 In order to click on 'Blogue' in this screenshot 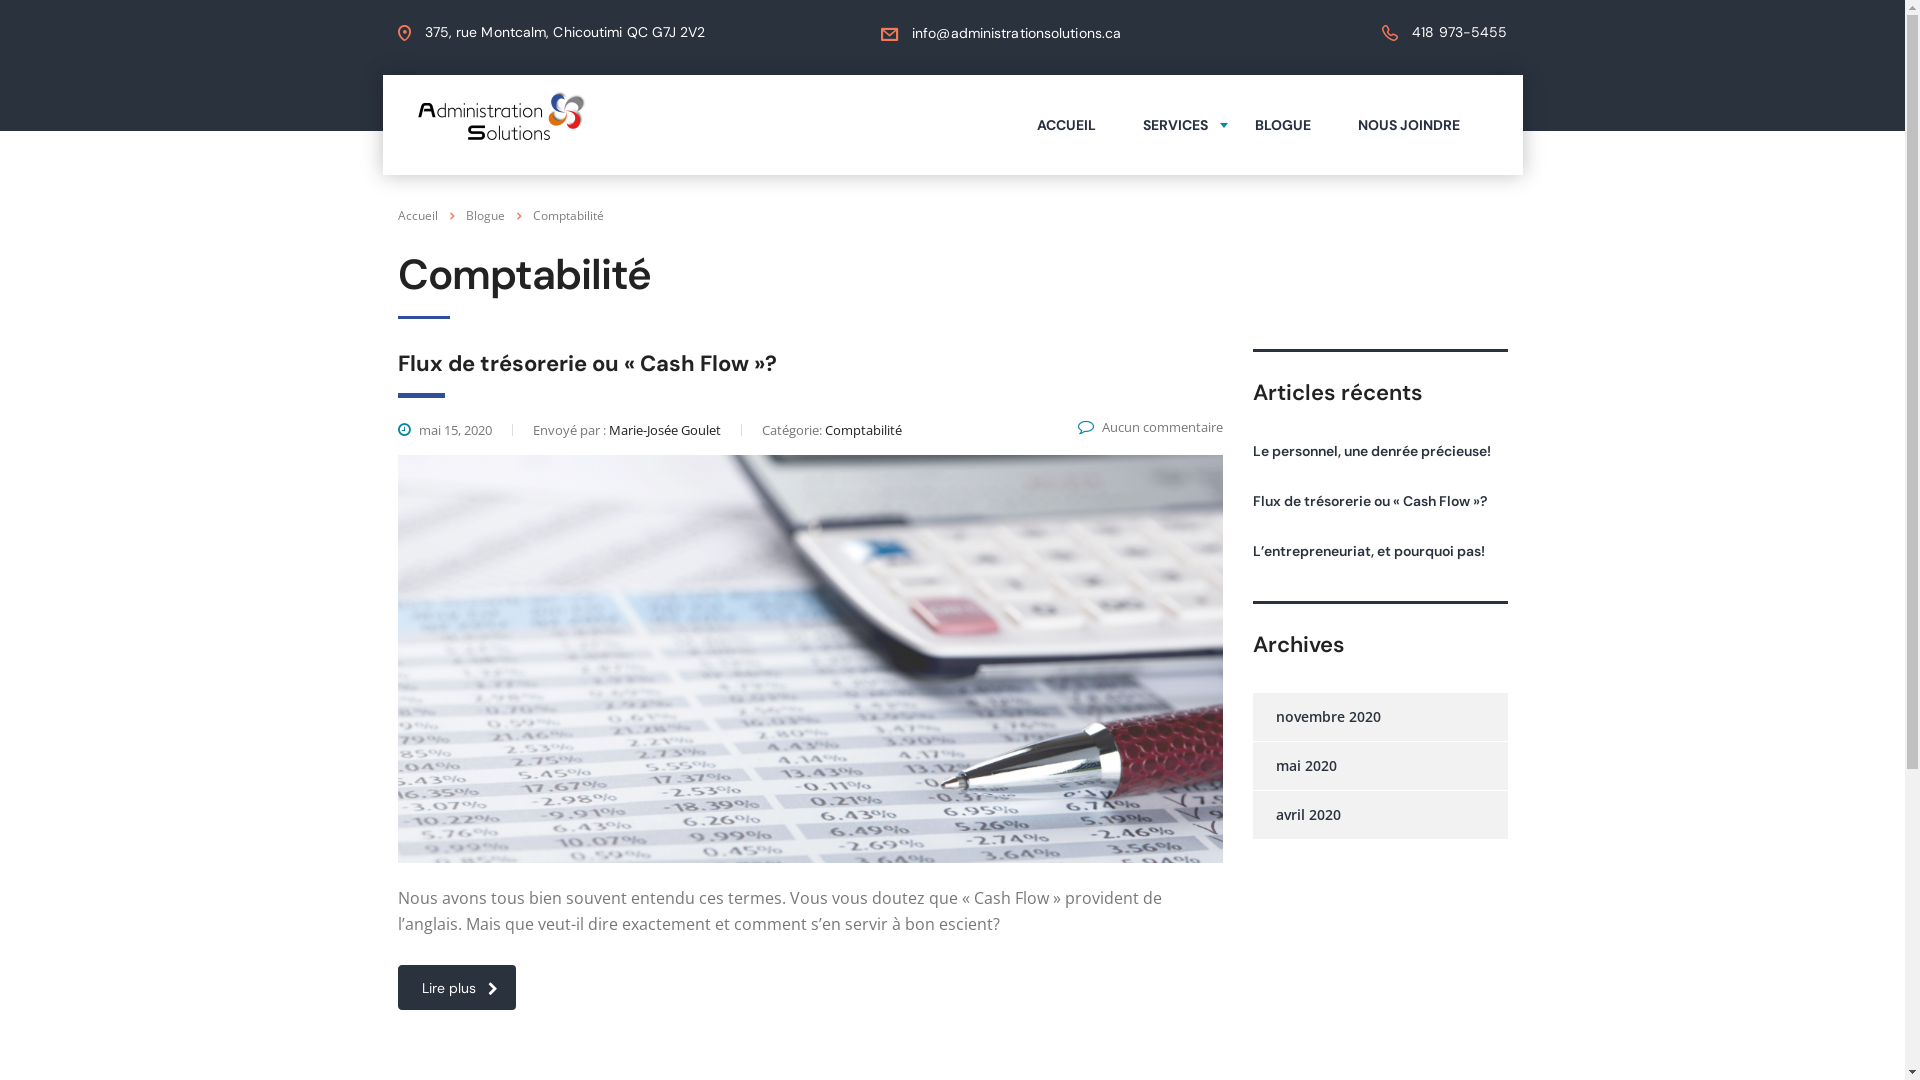, I will do `click(485, 215)`.